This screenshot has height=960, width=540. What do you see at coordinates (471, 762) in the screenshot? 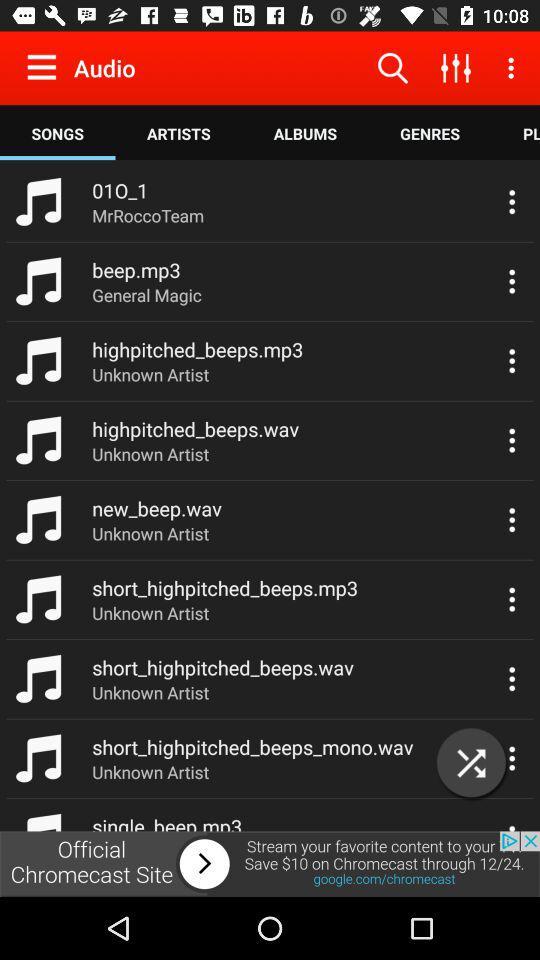
I see `a song` at bounding box center [471, 762].